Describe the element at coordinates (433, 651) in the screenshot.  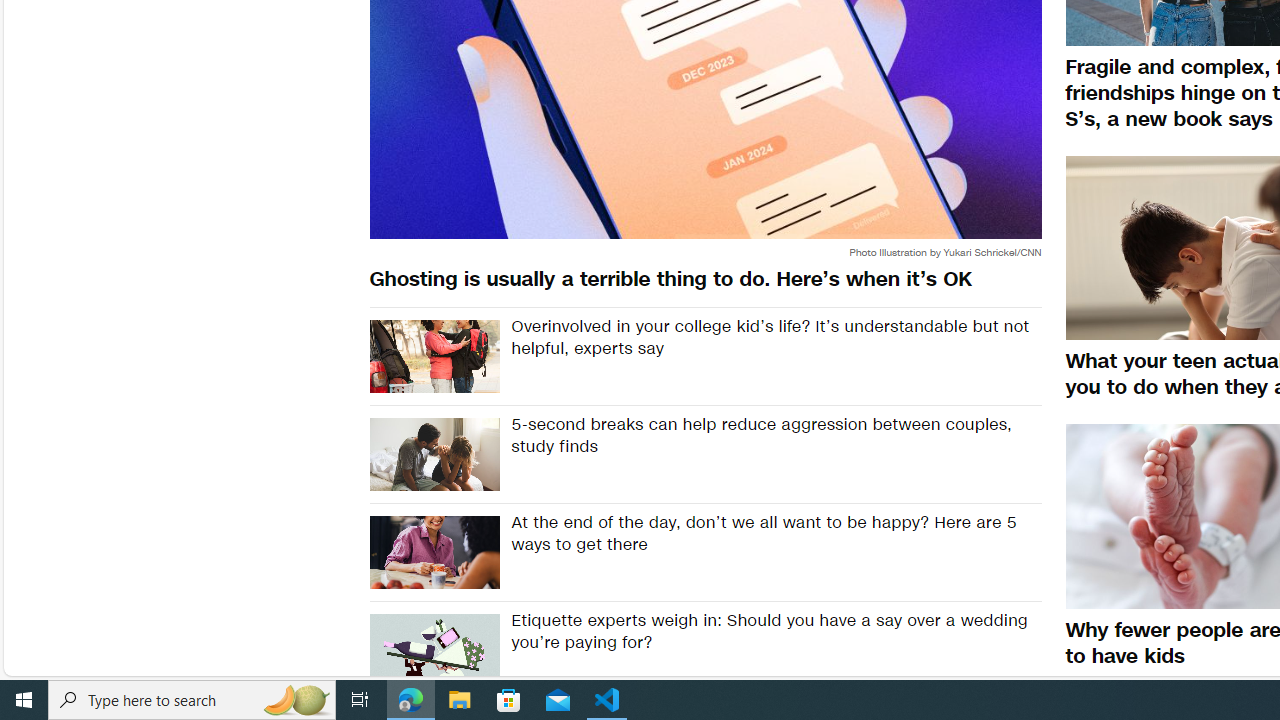
I see `'Wellness Wedding Etiquette.png'` at that location.